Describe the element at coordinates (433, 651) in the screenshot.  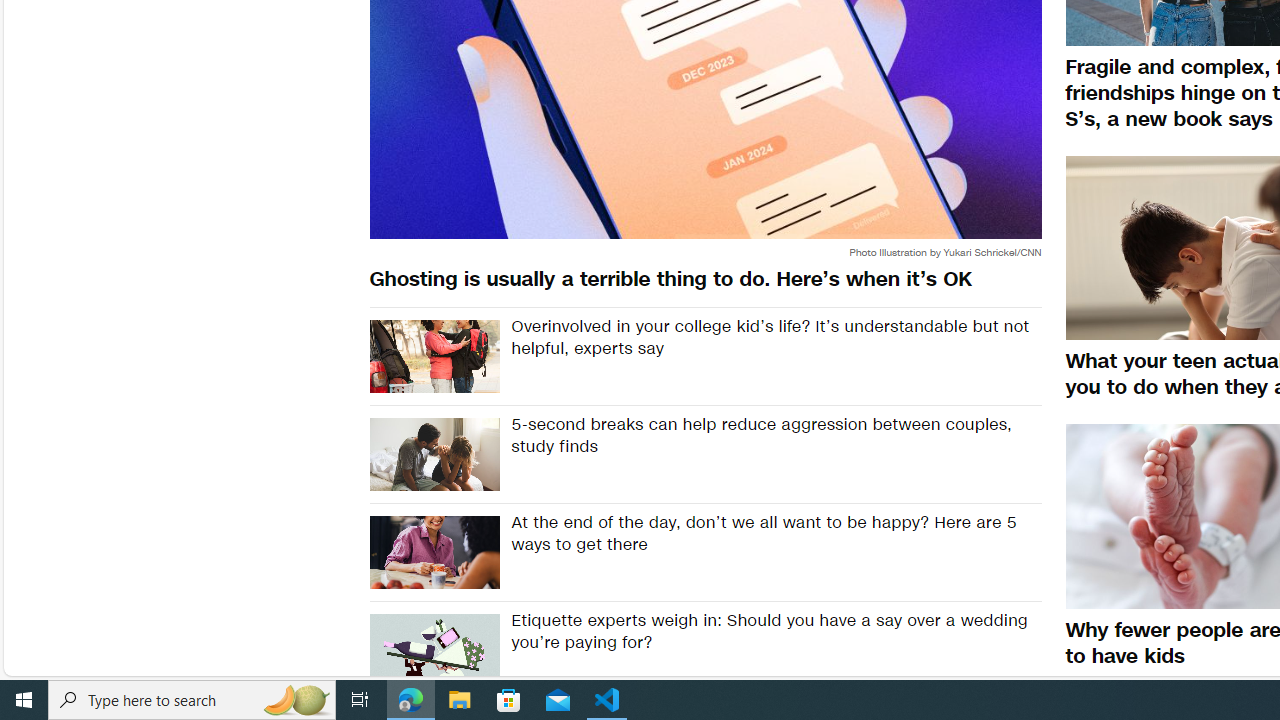
I see `'Wellness Wedding Etiquette.png'` at that location.